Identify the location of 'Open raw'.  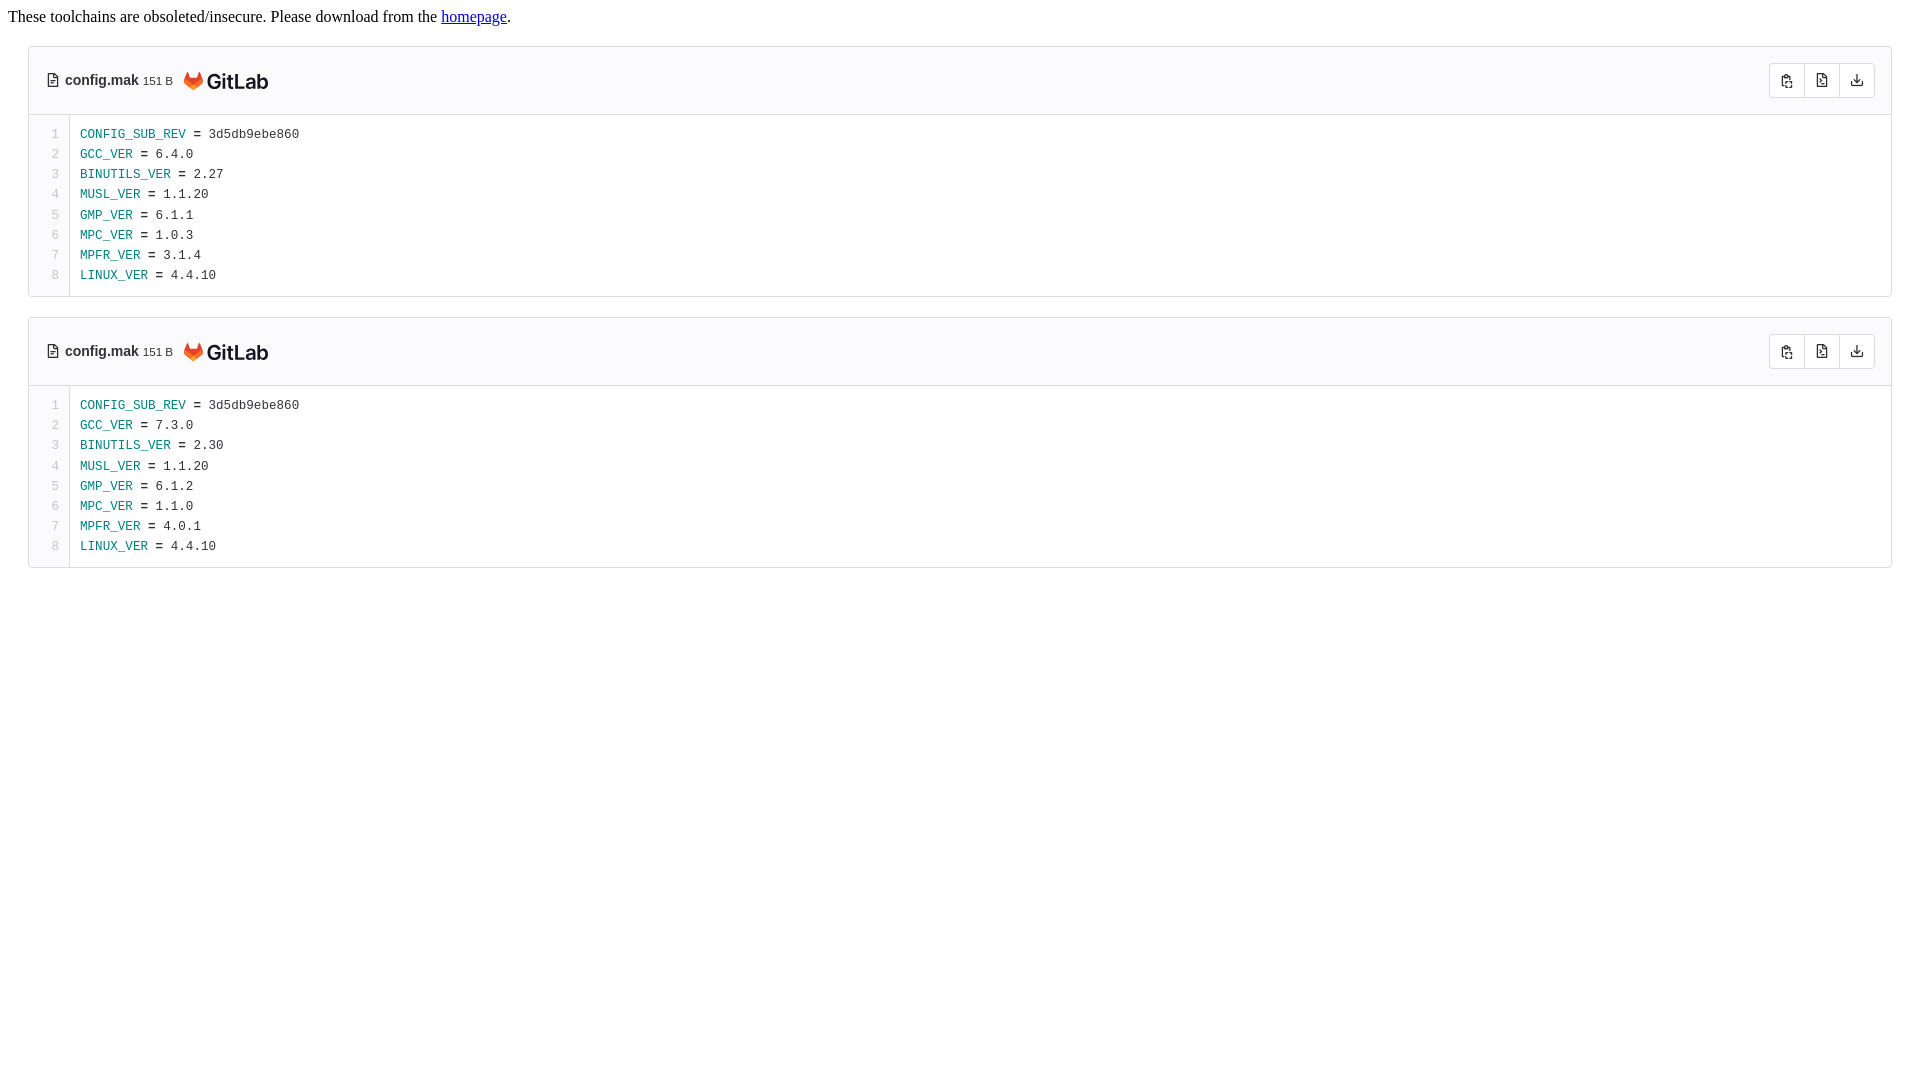
(1821, 350).